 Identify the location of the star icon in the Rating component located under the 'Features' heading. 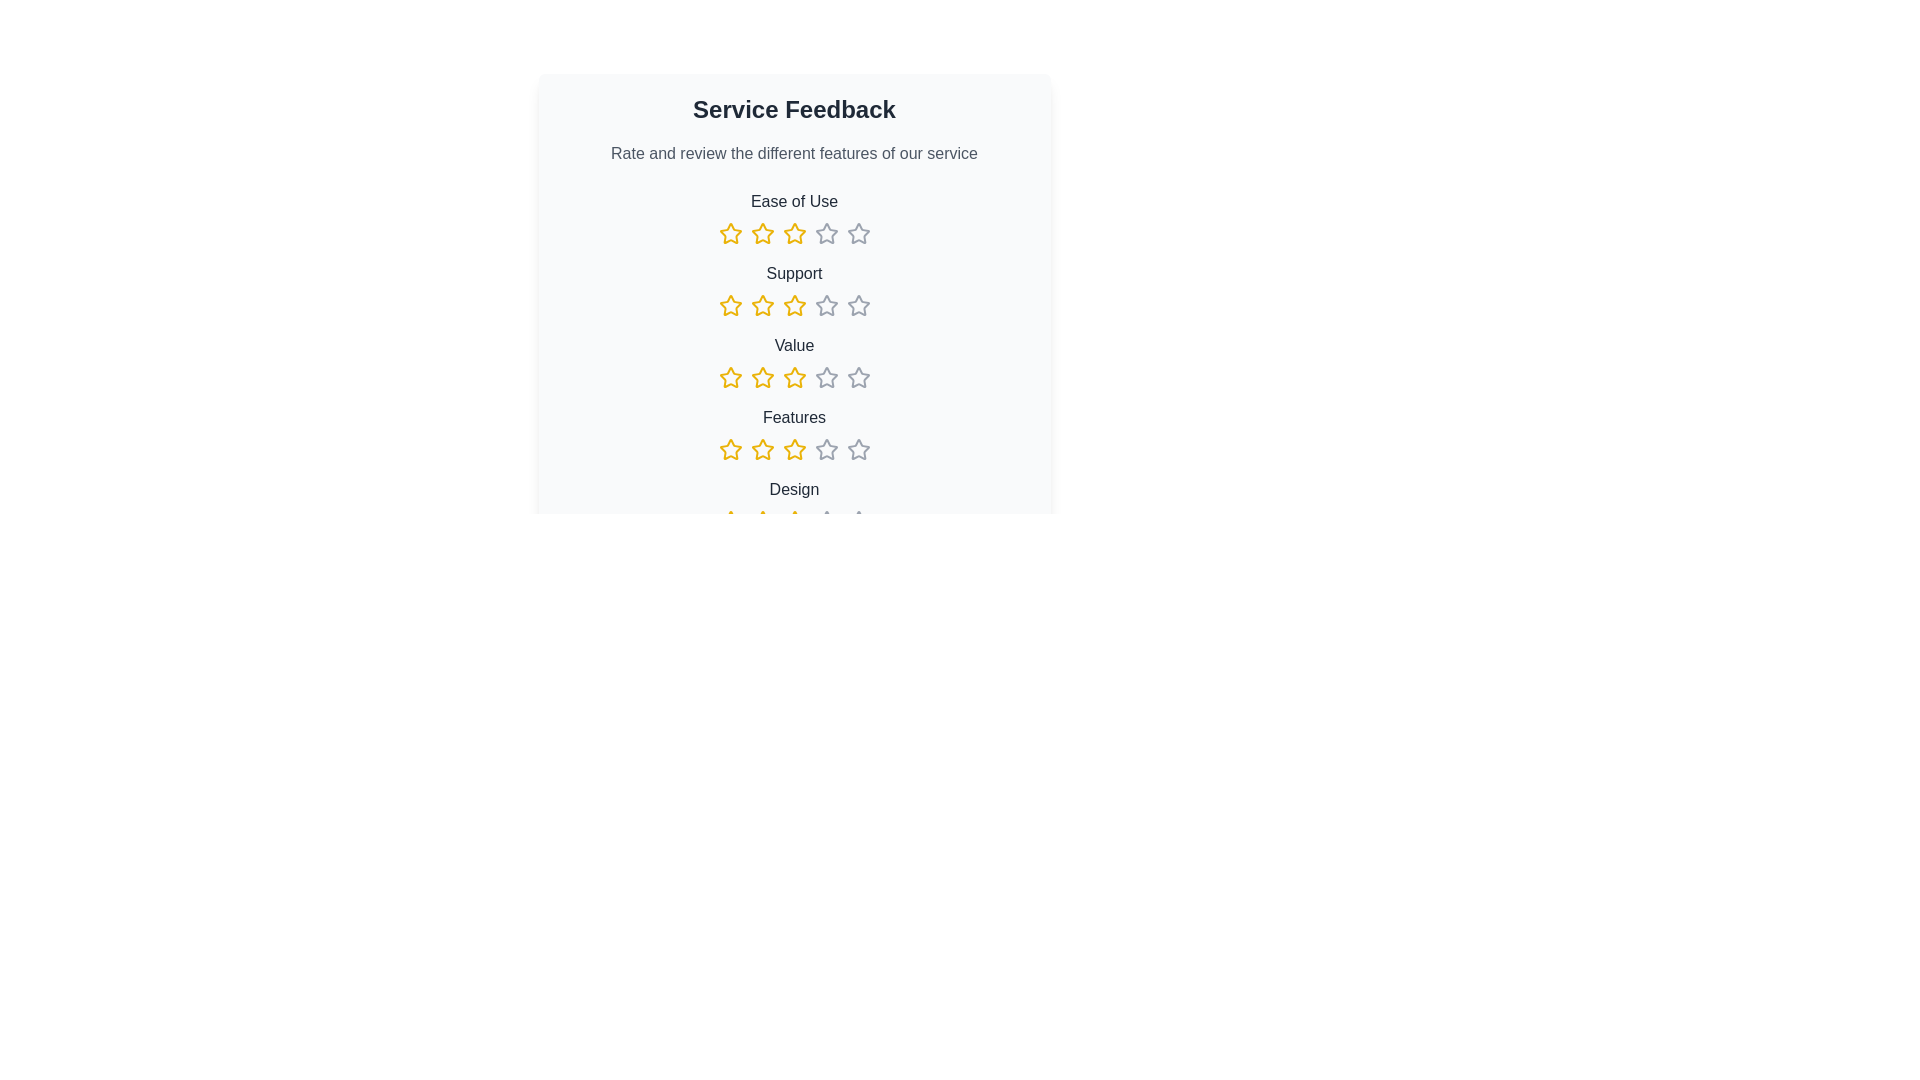
(793, 450).